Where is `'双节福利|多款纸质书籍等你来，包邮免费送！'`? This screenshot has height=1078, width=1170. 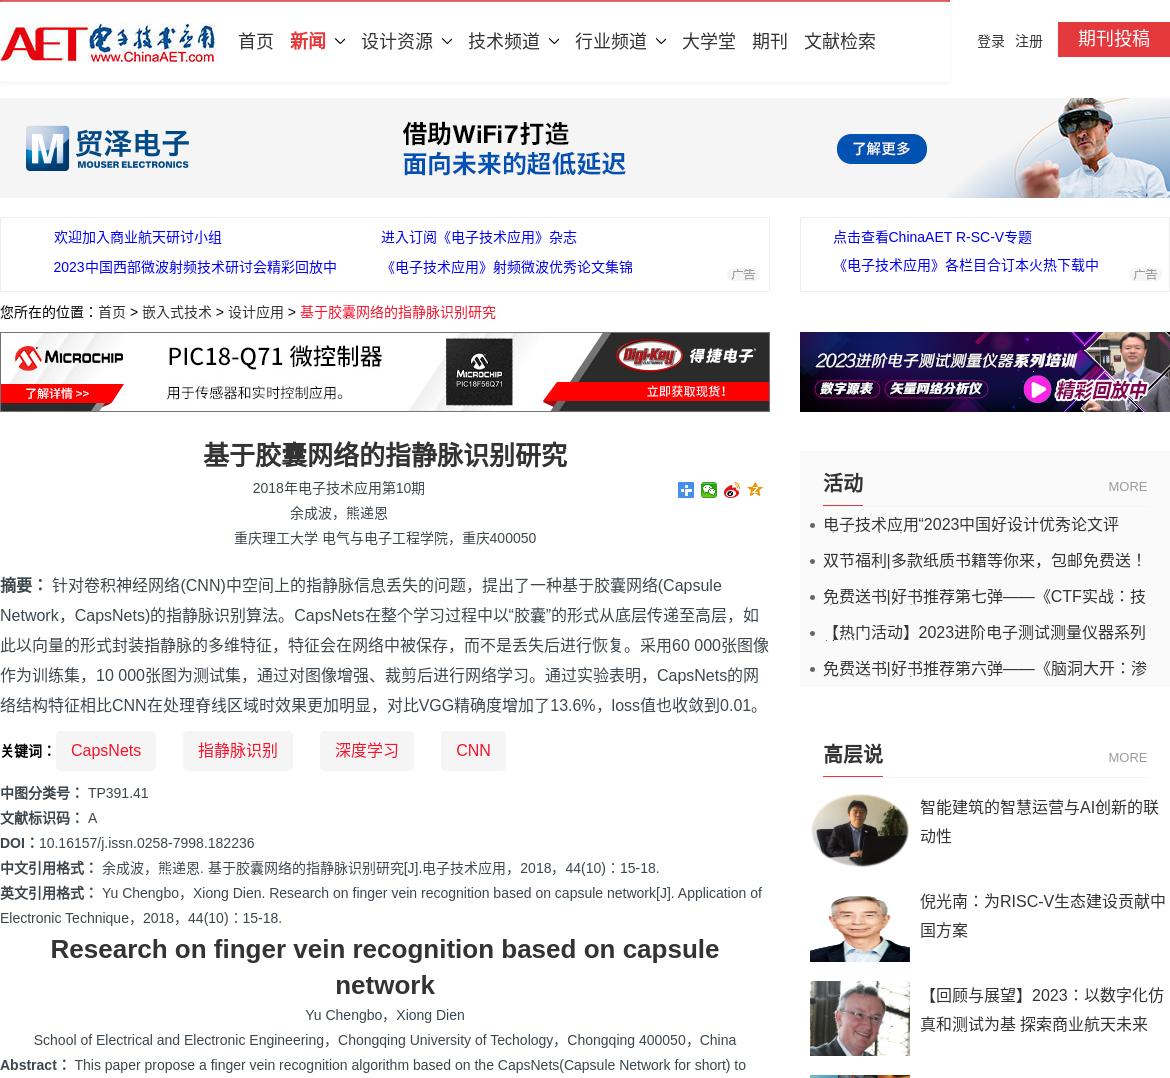 '双节福利|多款纸质书籍等你来，包邮免费送！' is located at coordinates (983, 559).